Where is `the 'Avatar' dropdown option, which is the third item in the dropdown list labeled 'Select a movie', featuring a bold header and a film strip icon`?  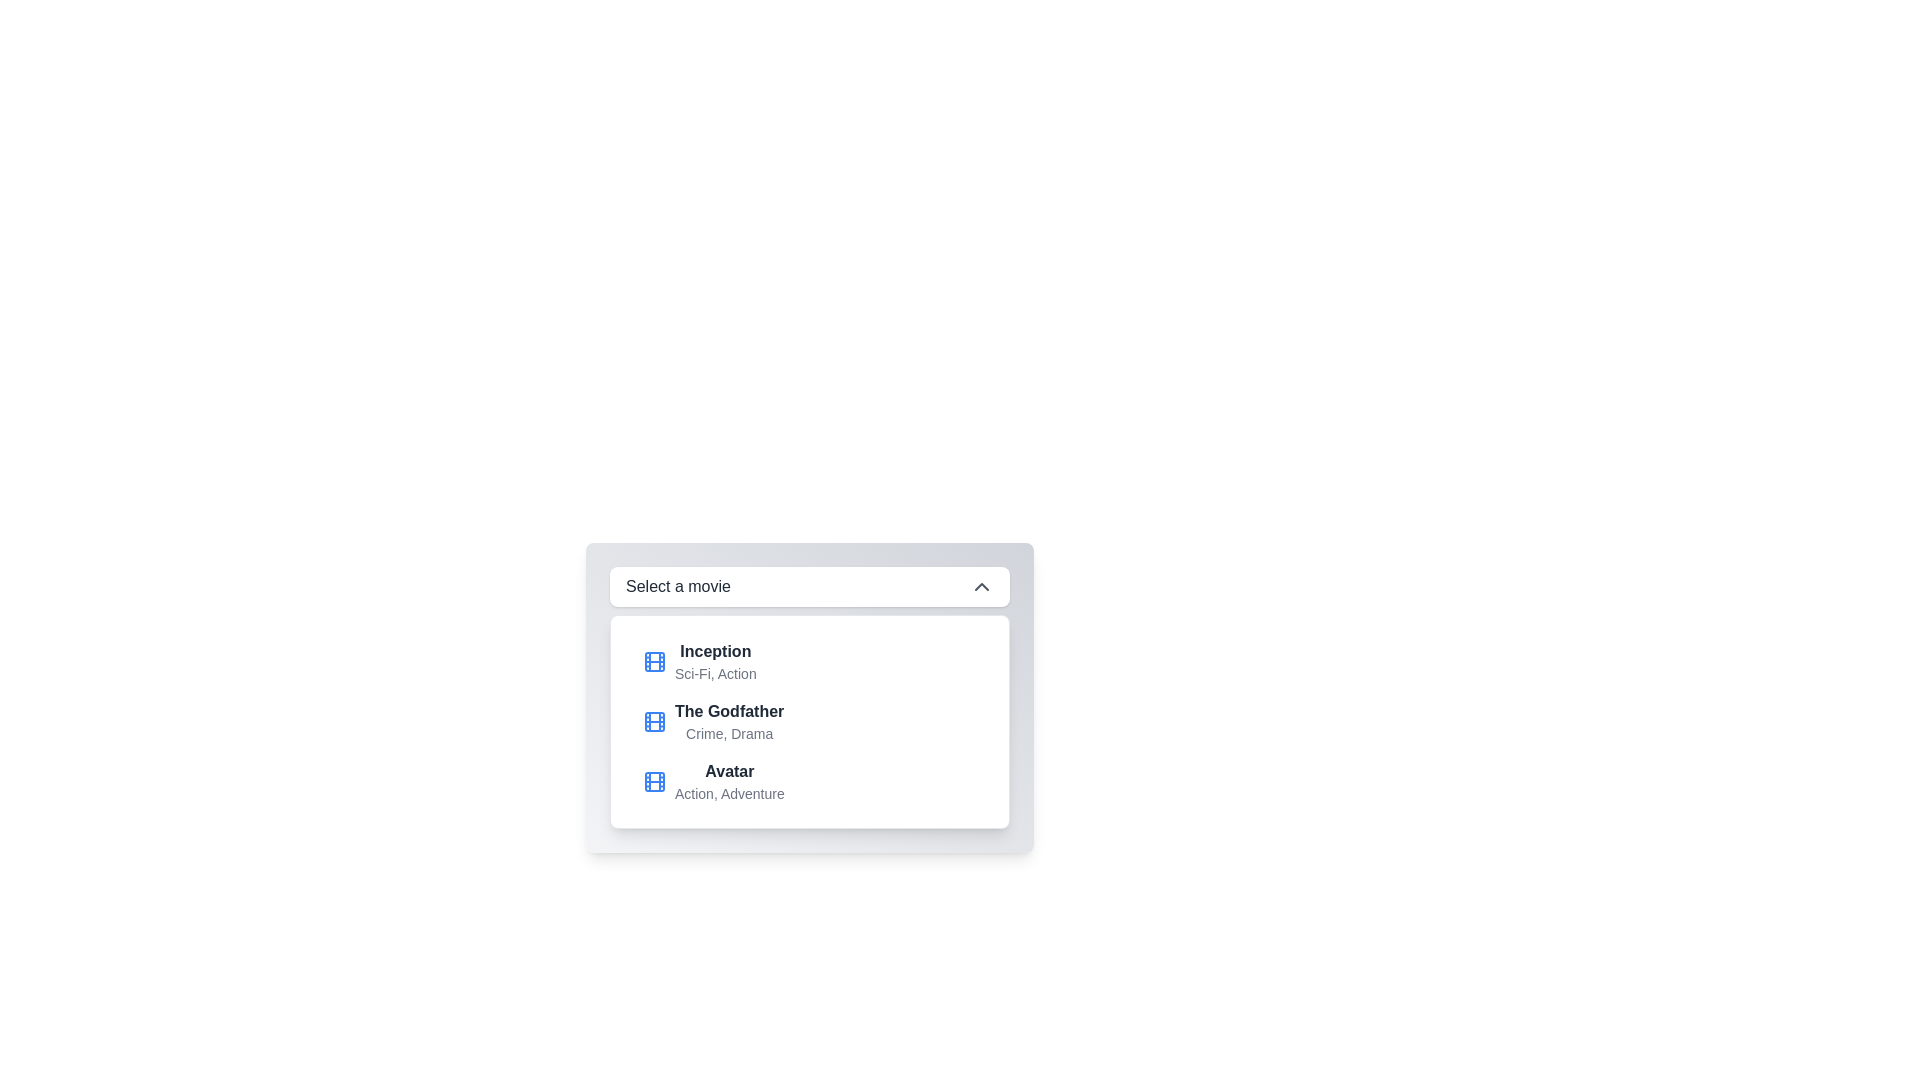
the 'Avatar' dropdown option, which is the third item in the dropdown list labeled 'Select a movie', featuring a bold header and a film strip icon is located at coordinates (713, 781).